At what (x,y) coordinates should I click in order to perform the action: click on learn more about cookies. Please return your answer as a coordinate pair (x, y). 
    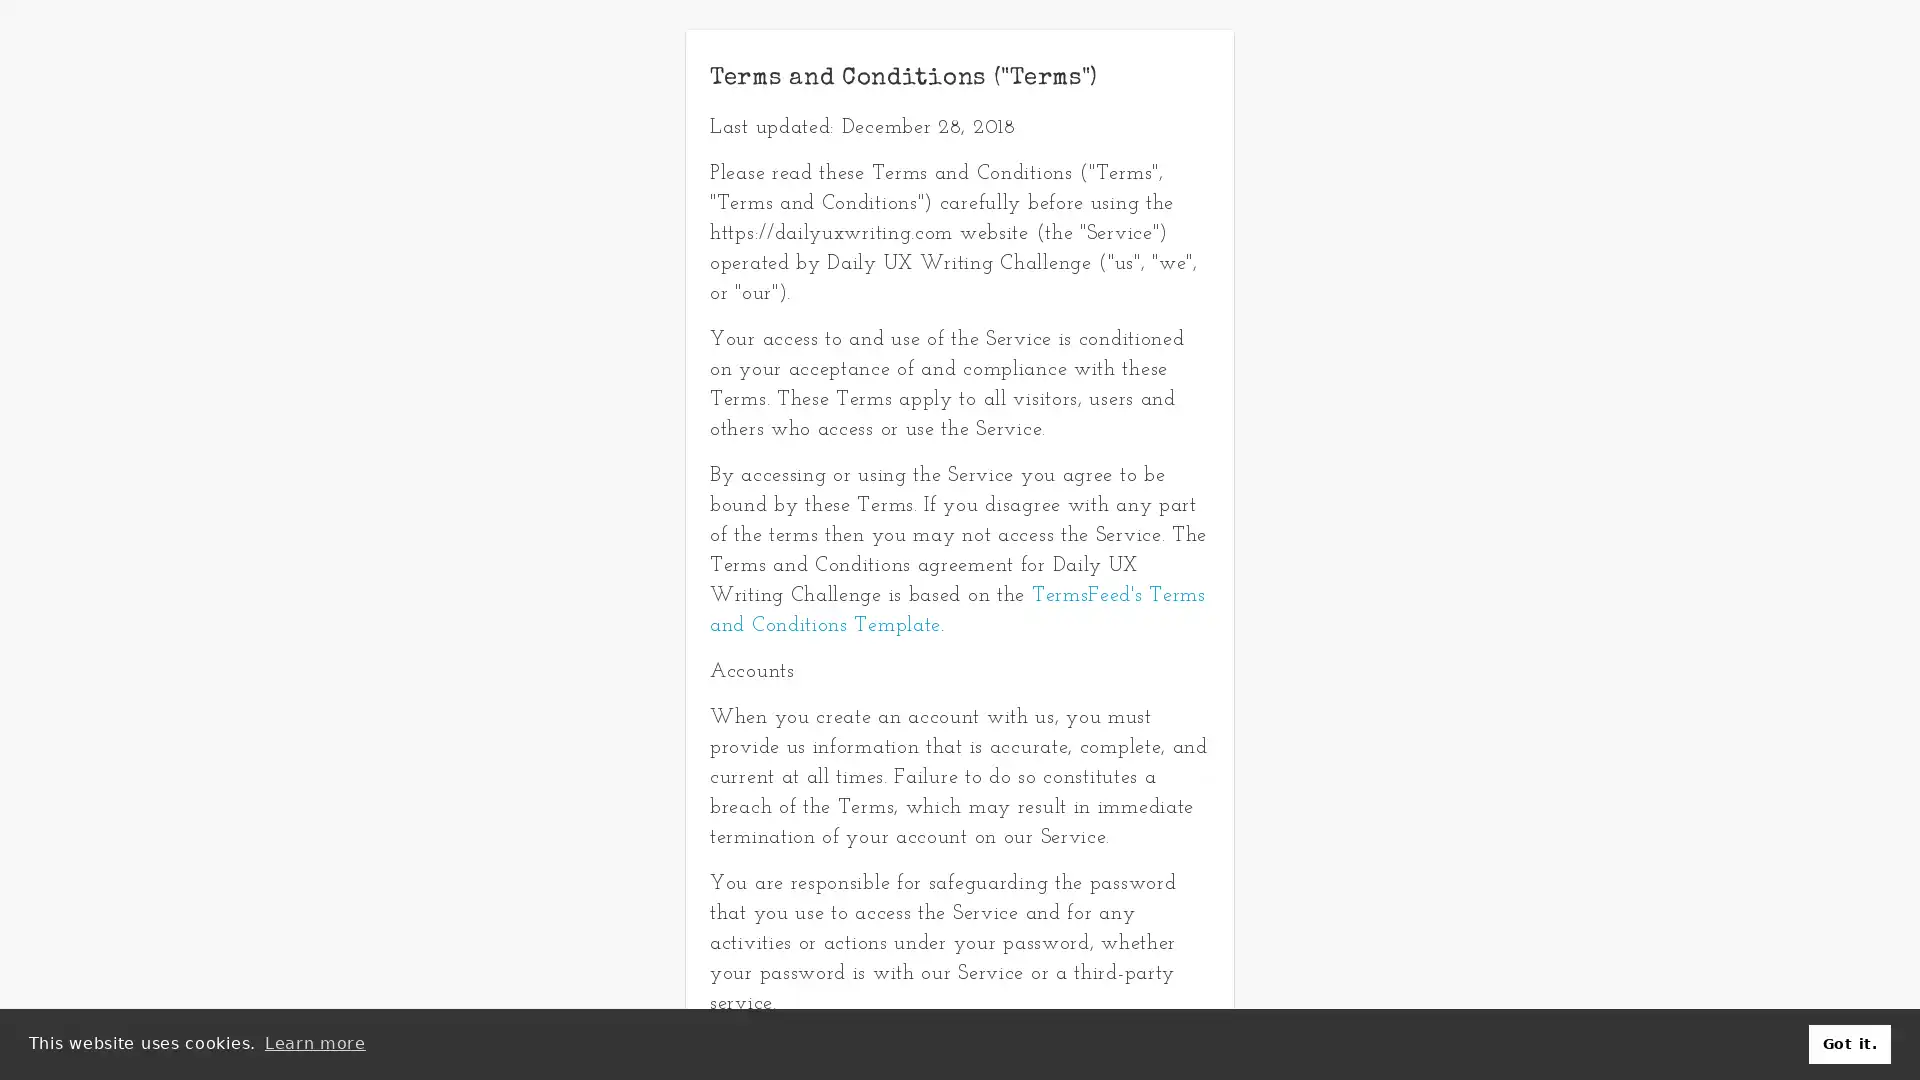
    Looking at the image, I should click on (314, 1043).